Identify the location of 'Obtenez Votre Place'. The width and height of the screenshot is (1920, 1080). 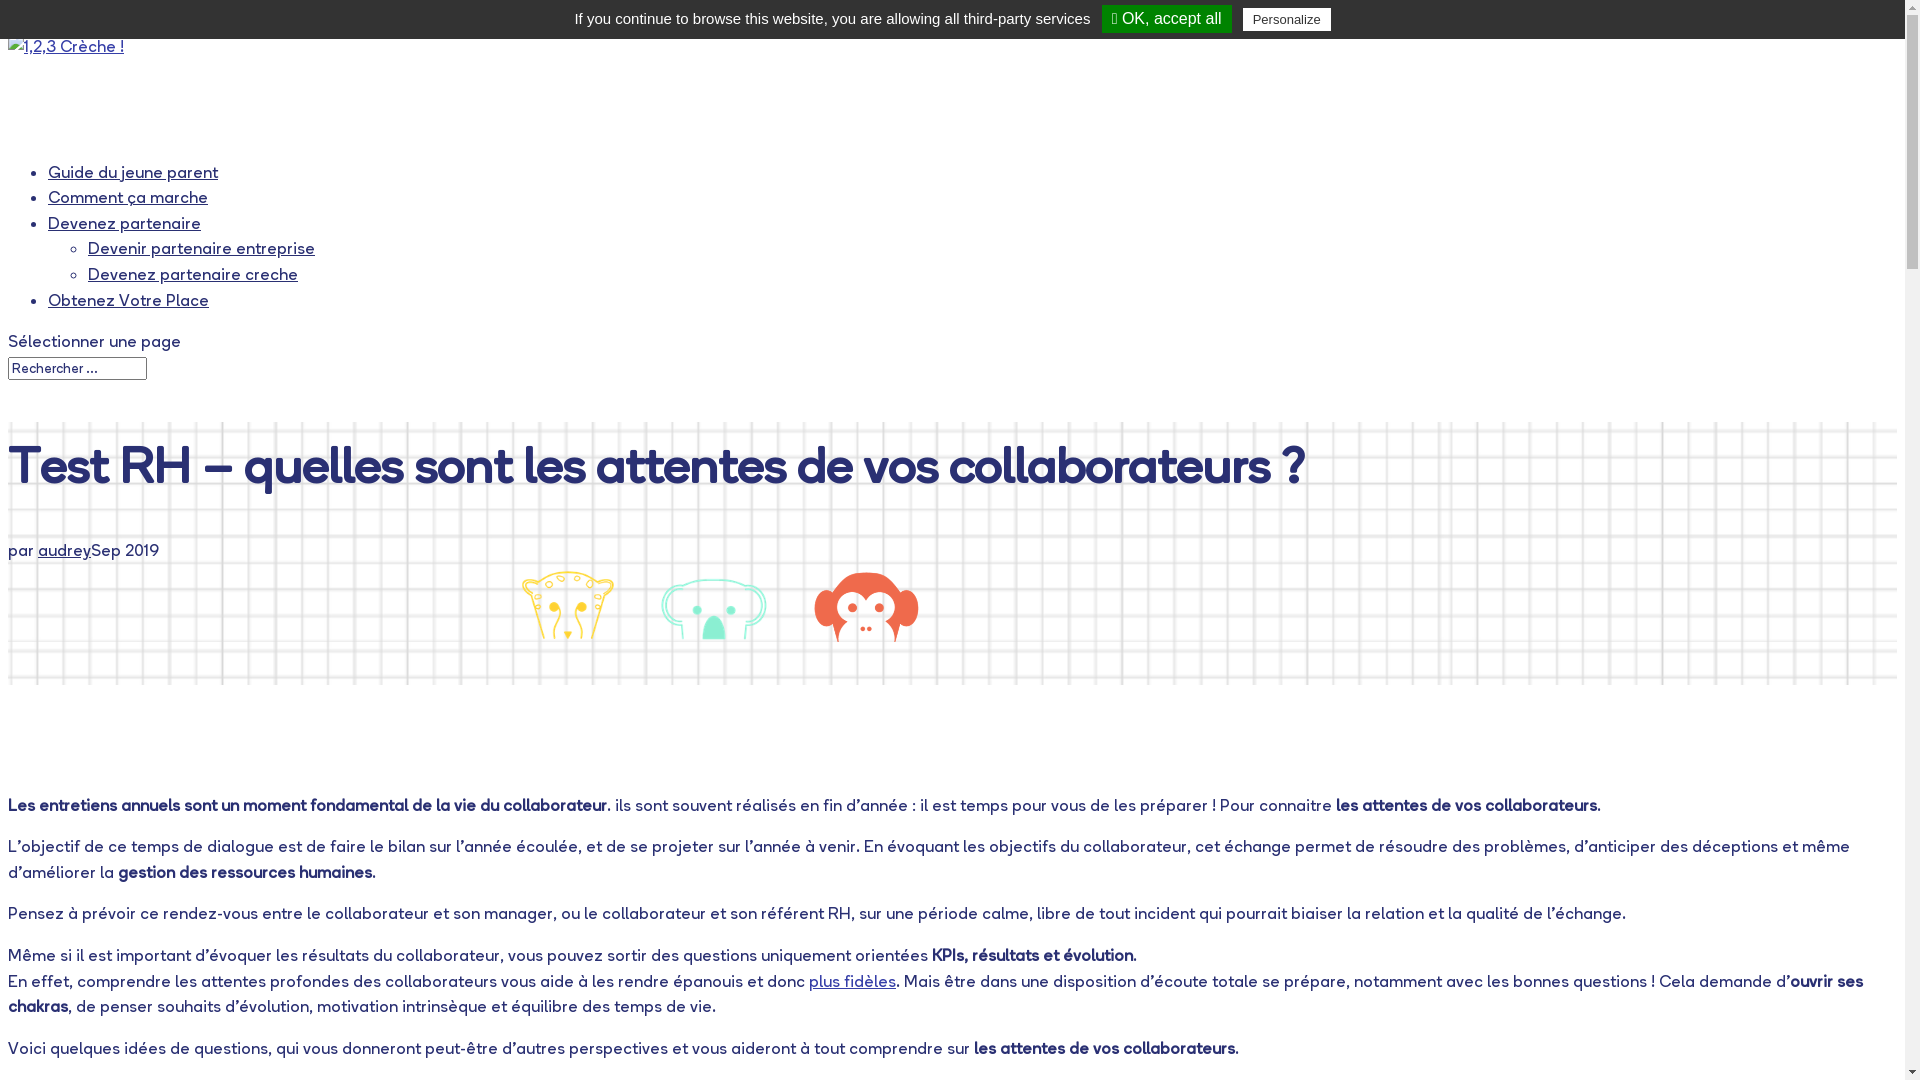
(127, 309).